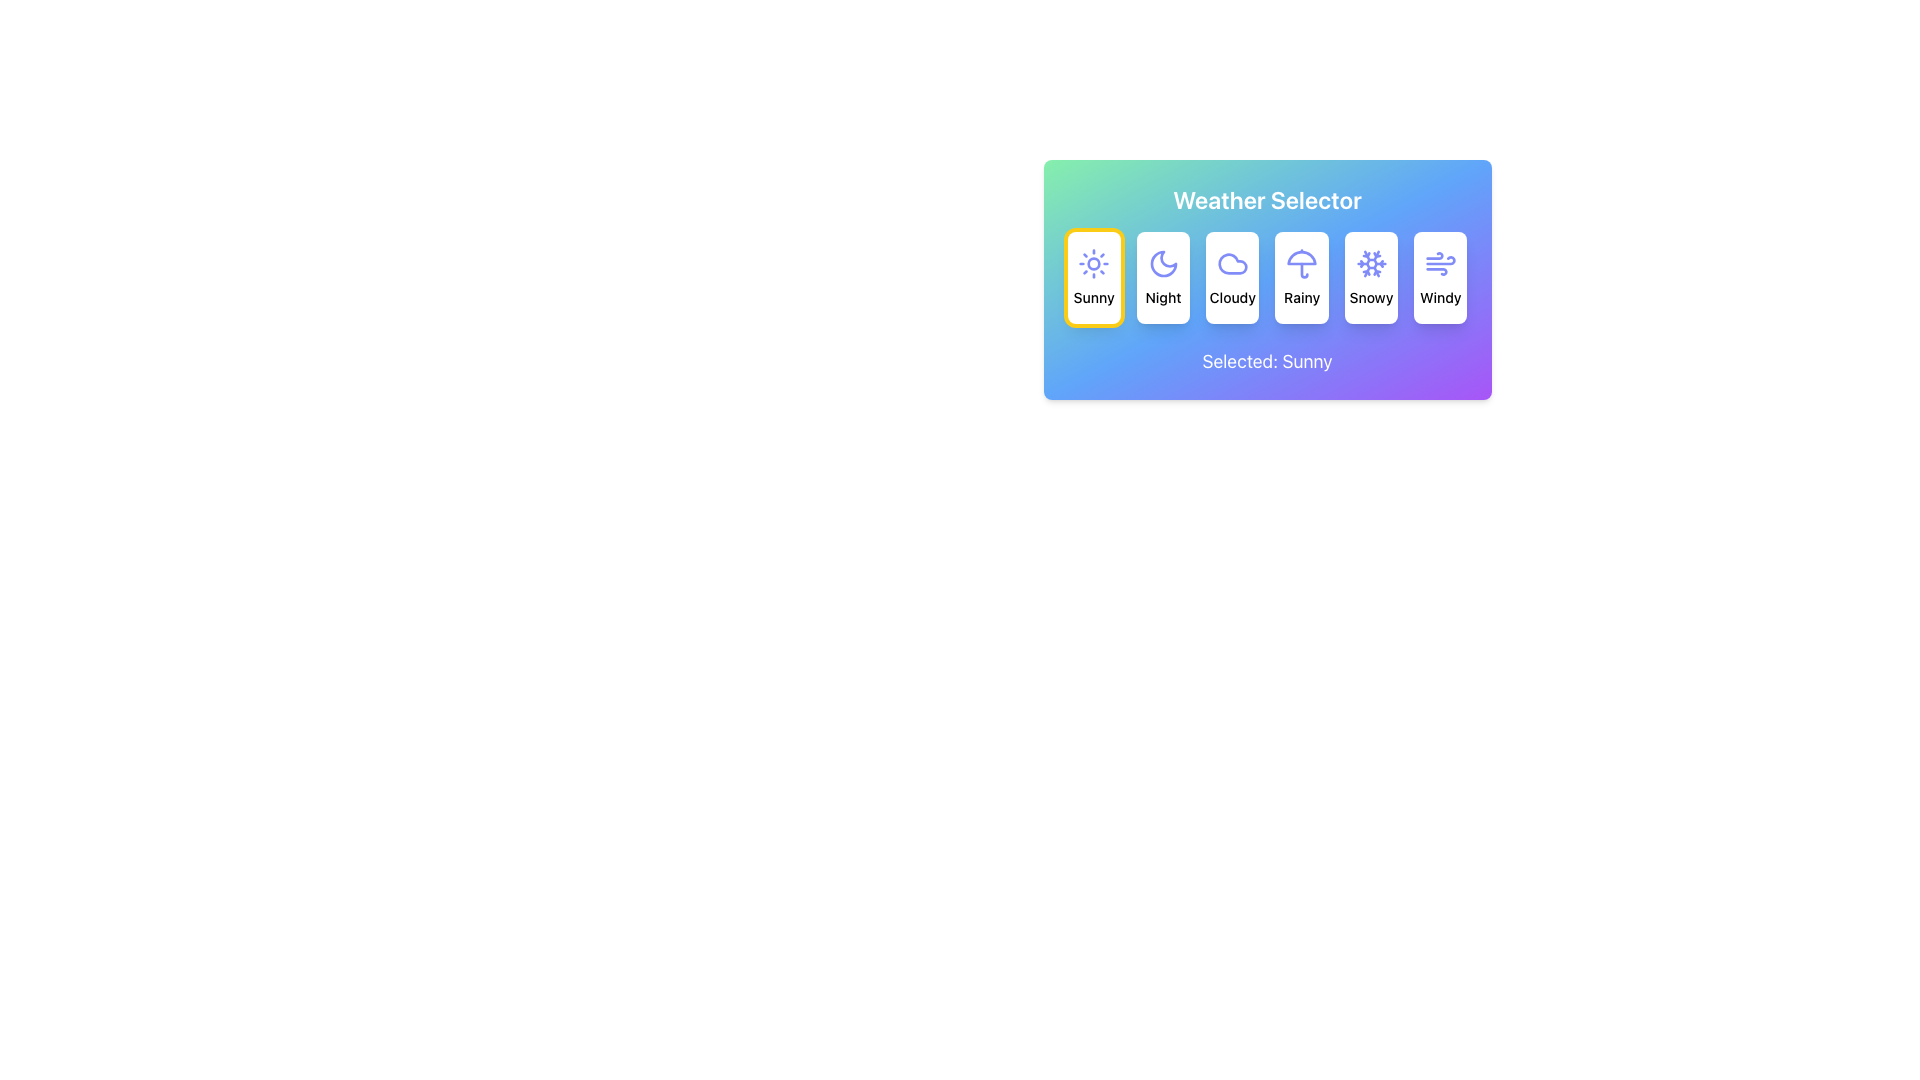 This screenshot has width=1920, height=1080. I want to click on the text label indicating the 'Snowy' weather condition, which is part of the sixth card in the weather selection interface, located between 'Rainy' and 'Windy', so click(1370, 297).